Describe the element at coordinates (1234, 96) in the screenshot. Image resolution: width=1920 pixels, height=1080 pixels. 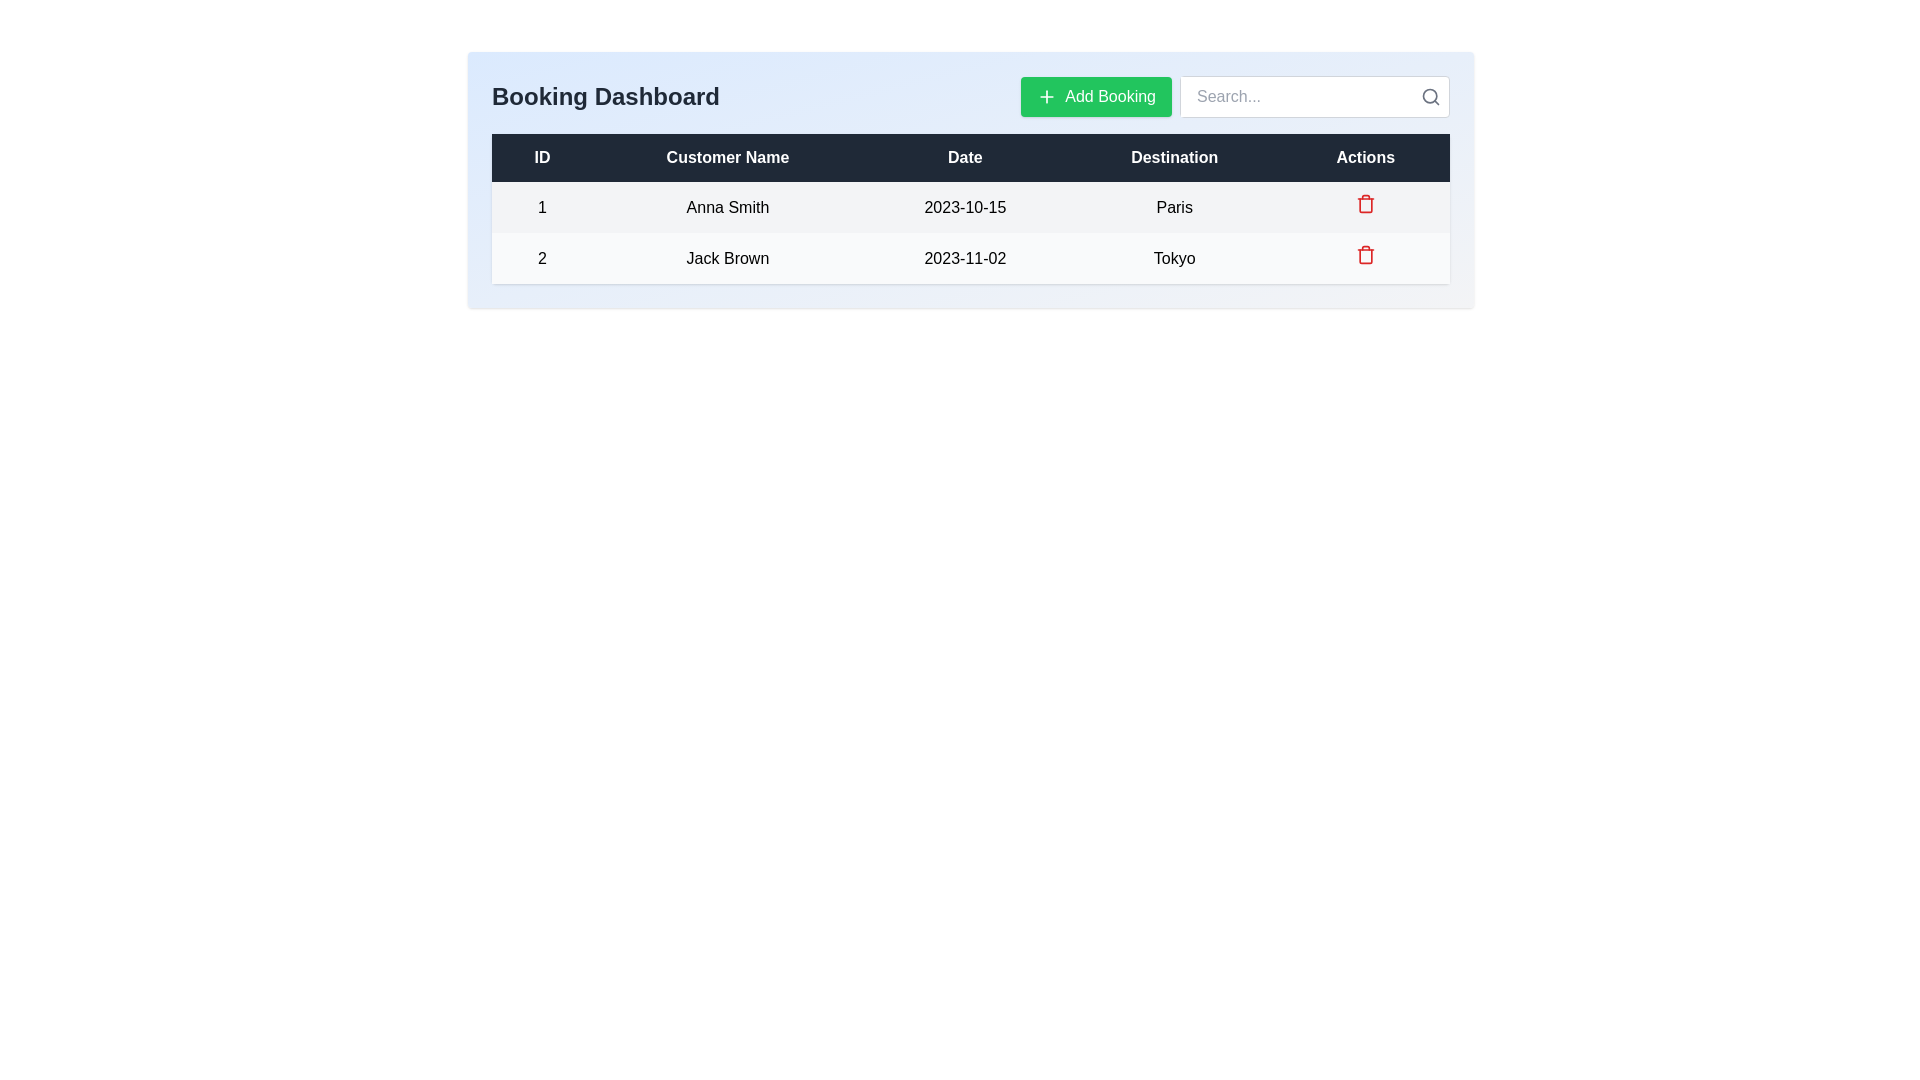
I see `the text input field with the placeholder 'Search...' located to the right of the 'Add Booking' button and to the left of the search icon` at that location.